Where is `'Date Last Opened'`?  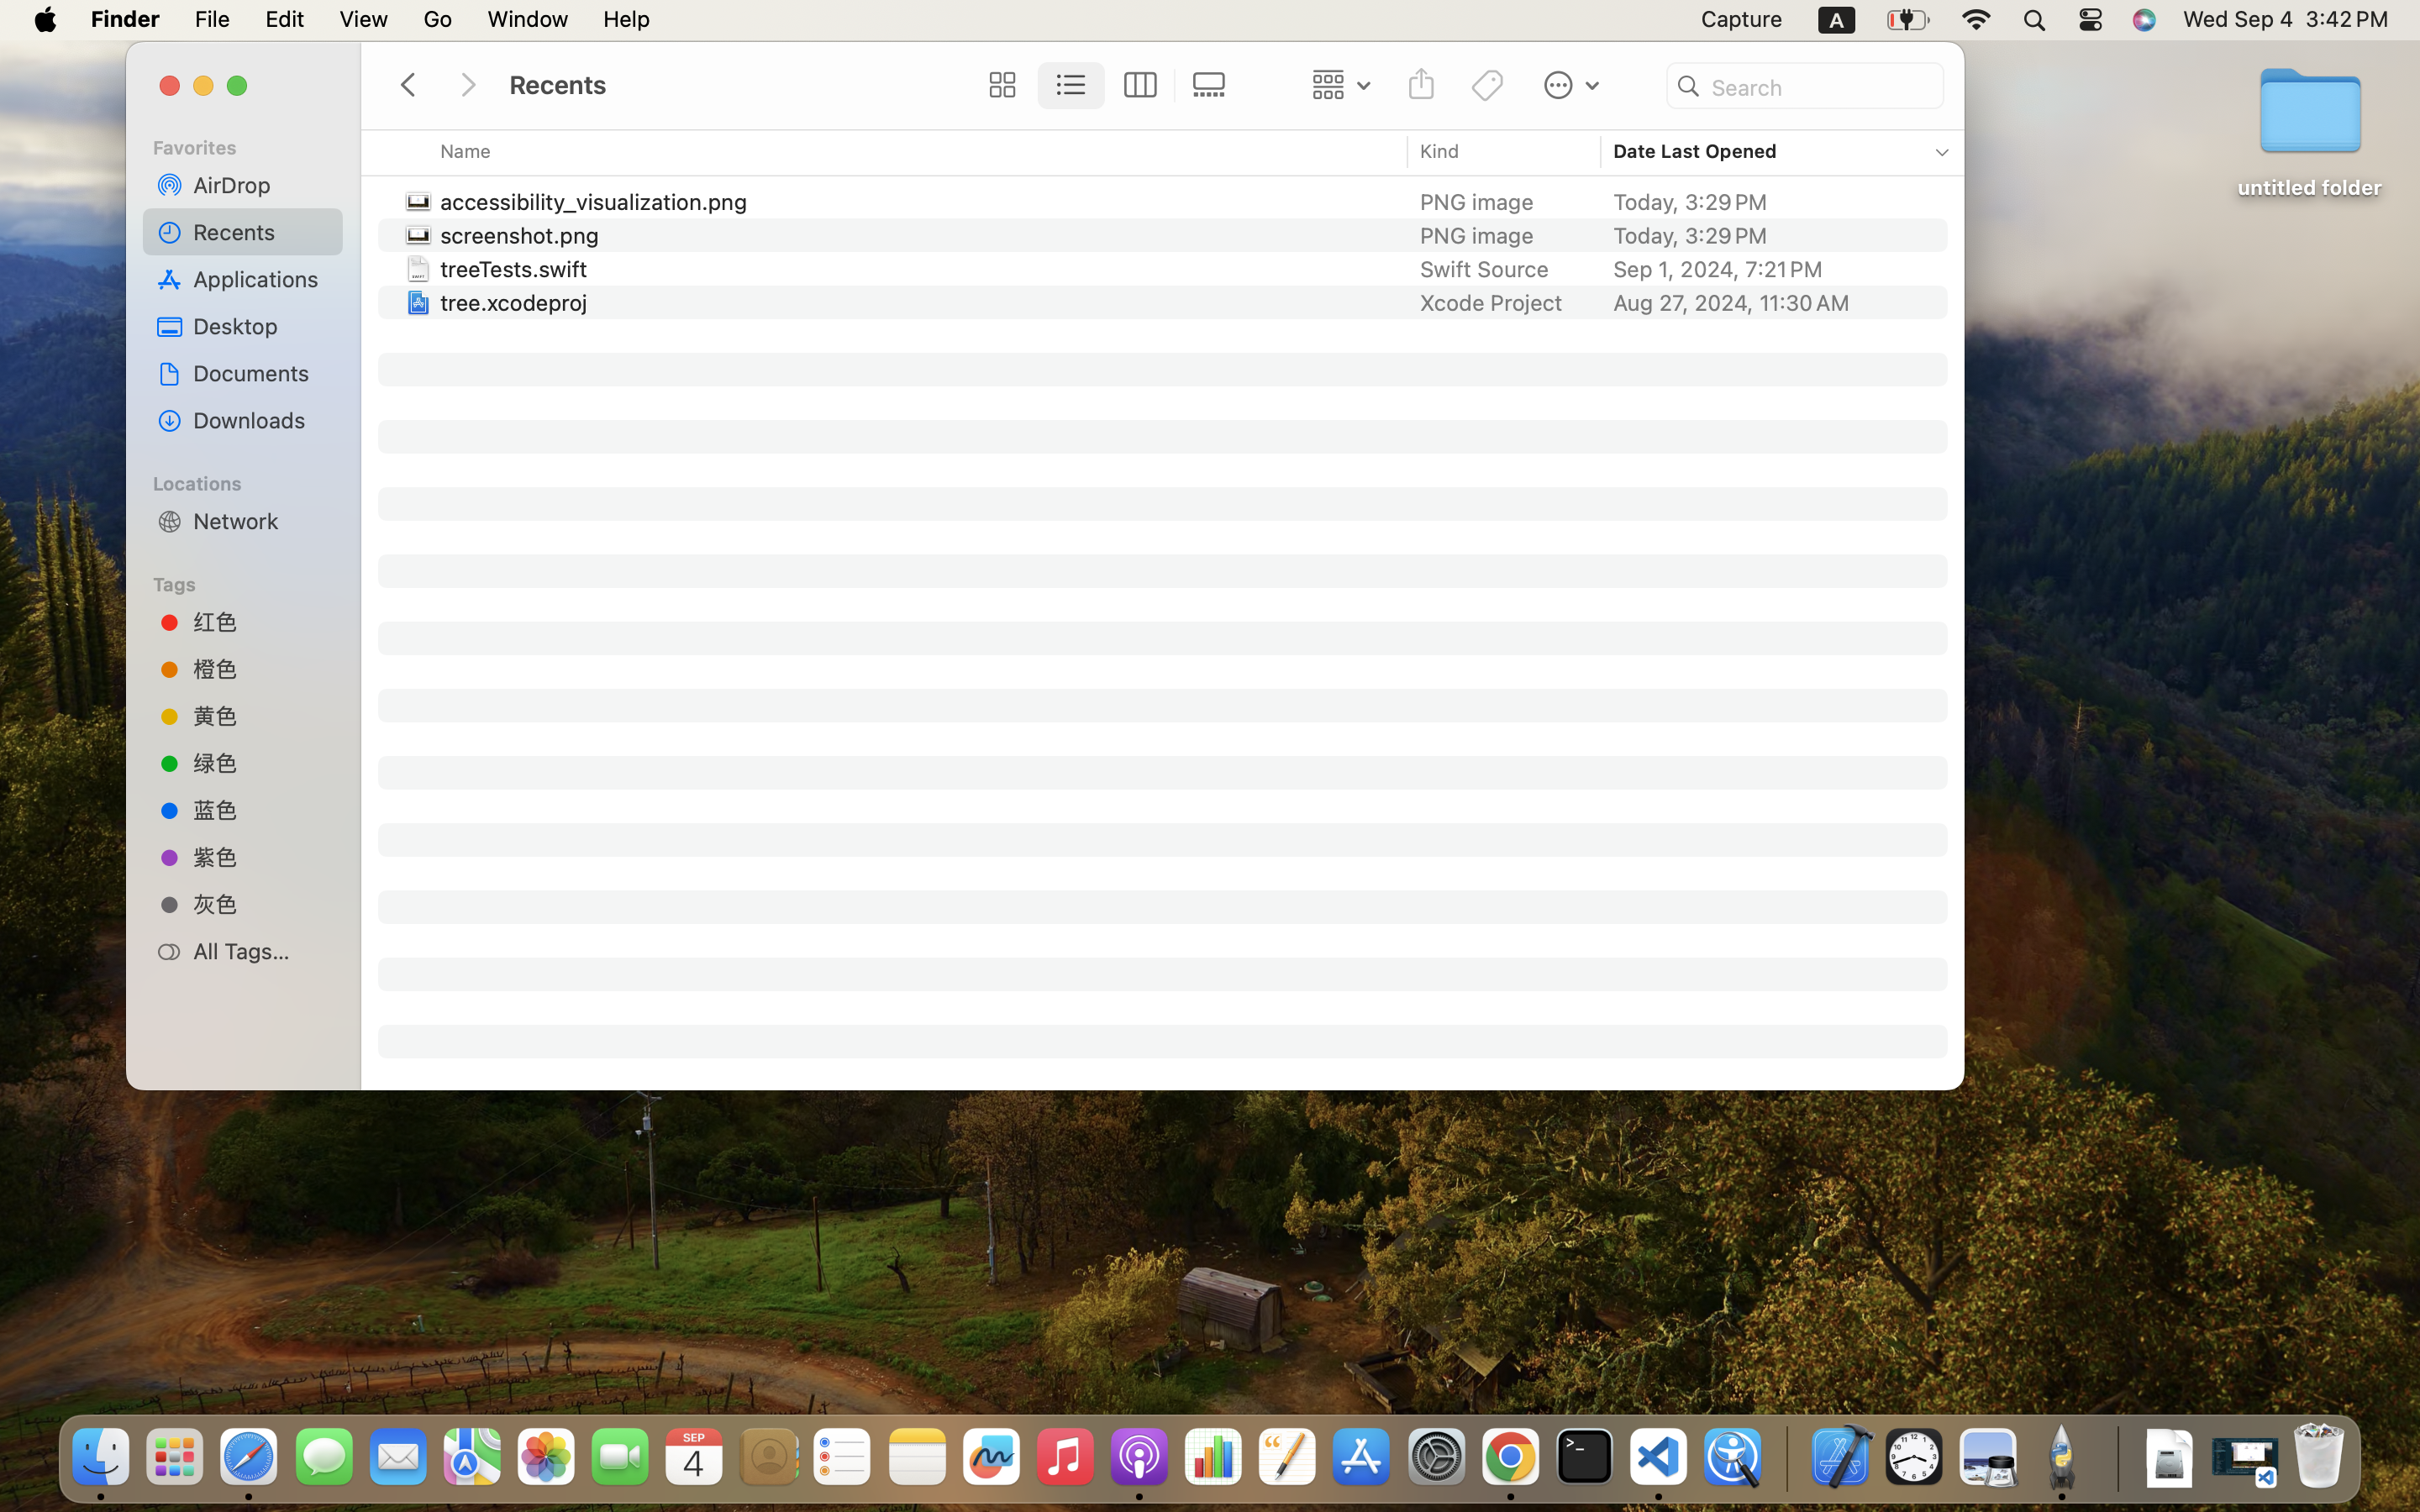
'Date Last Opened' is located at coordinates (1696, 150).